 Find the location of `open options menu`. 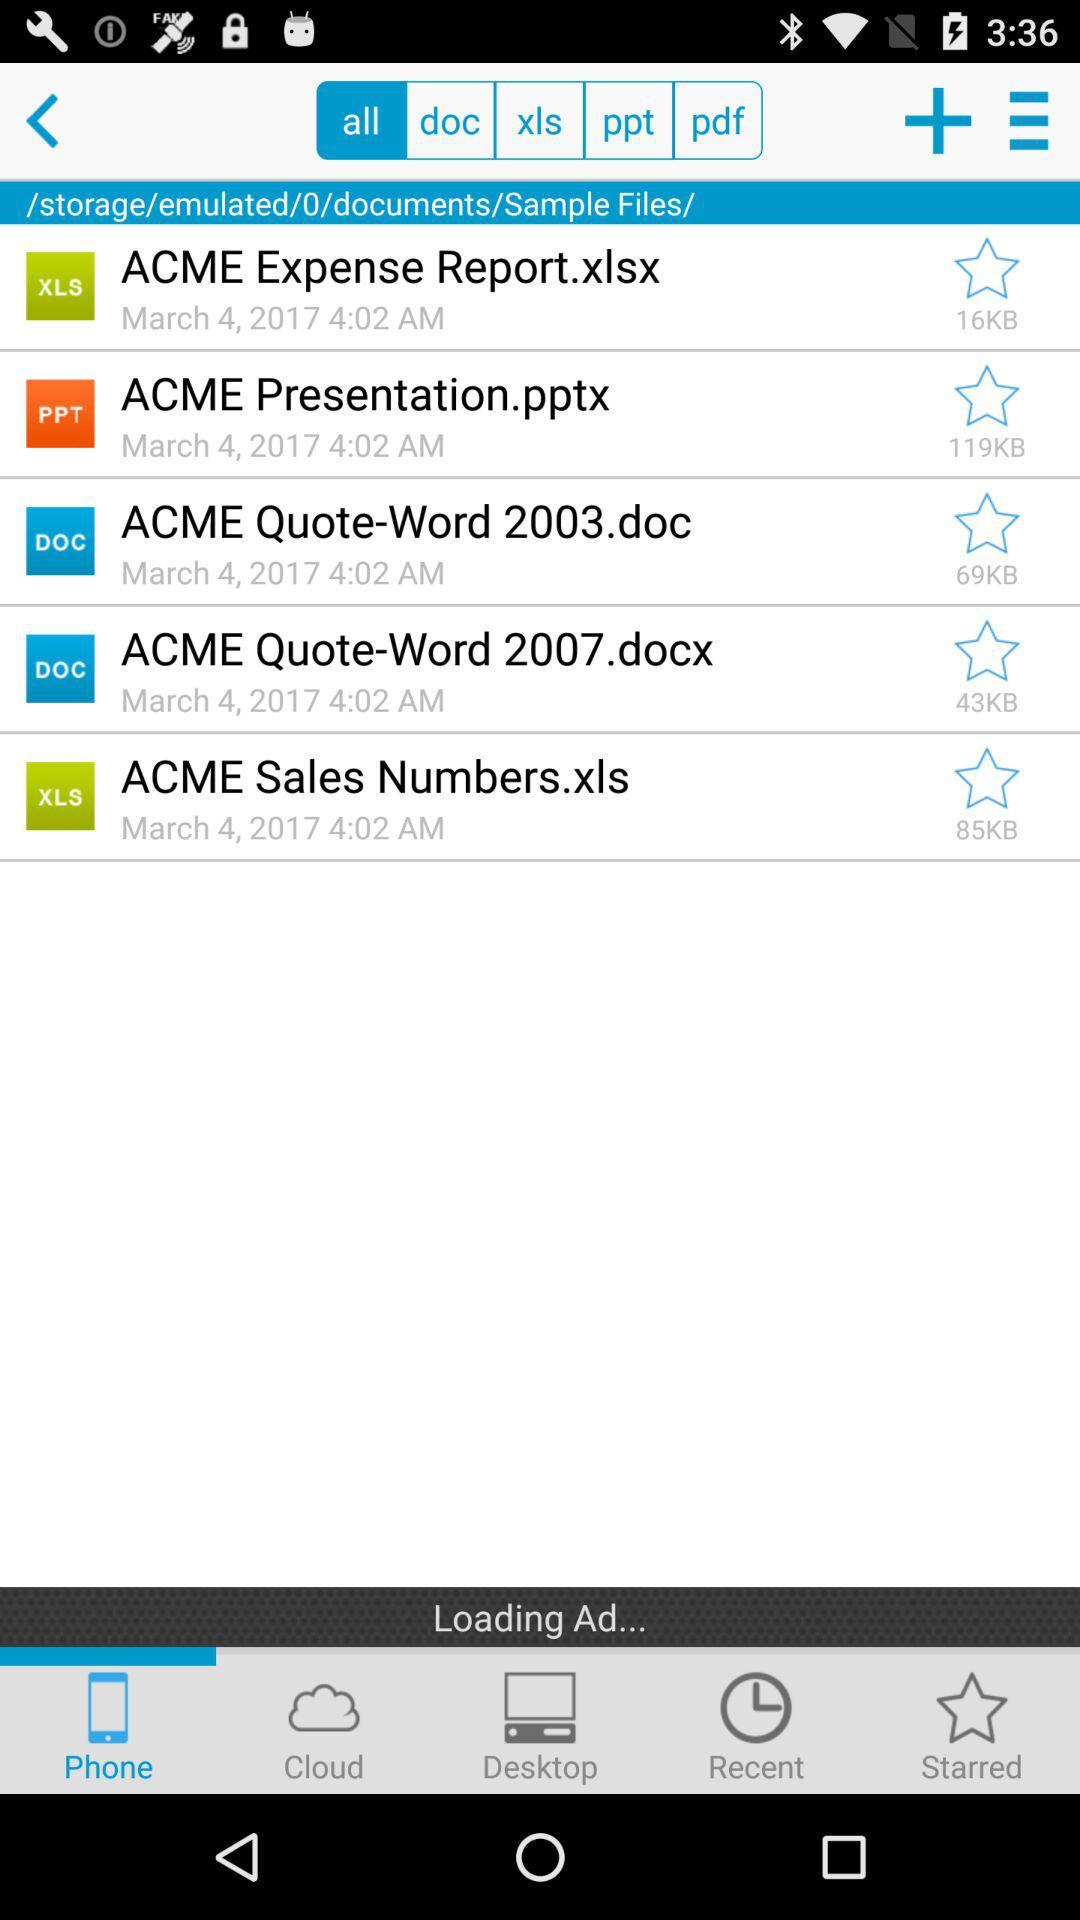

open options menu is located at coordinates (1032, 119).